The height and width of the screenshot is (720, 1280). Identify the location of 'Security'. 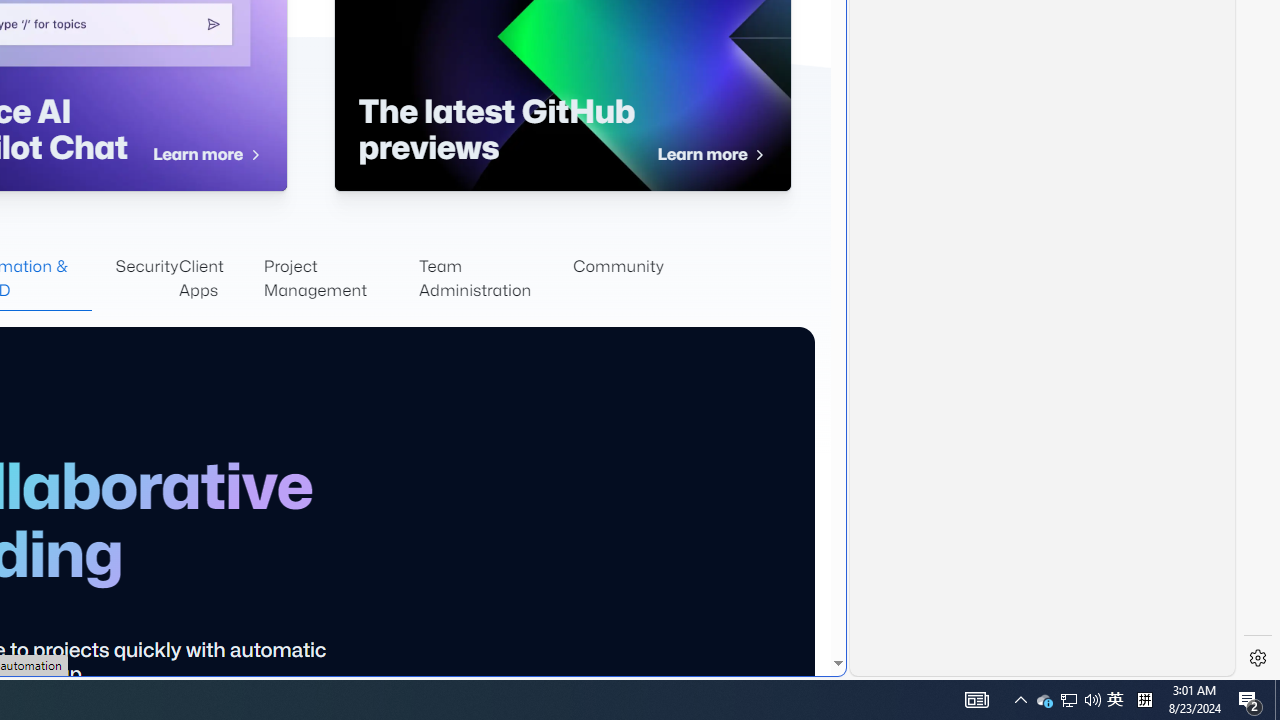
(146, 279).